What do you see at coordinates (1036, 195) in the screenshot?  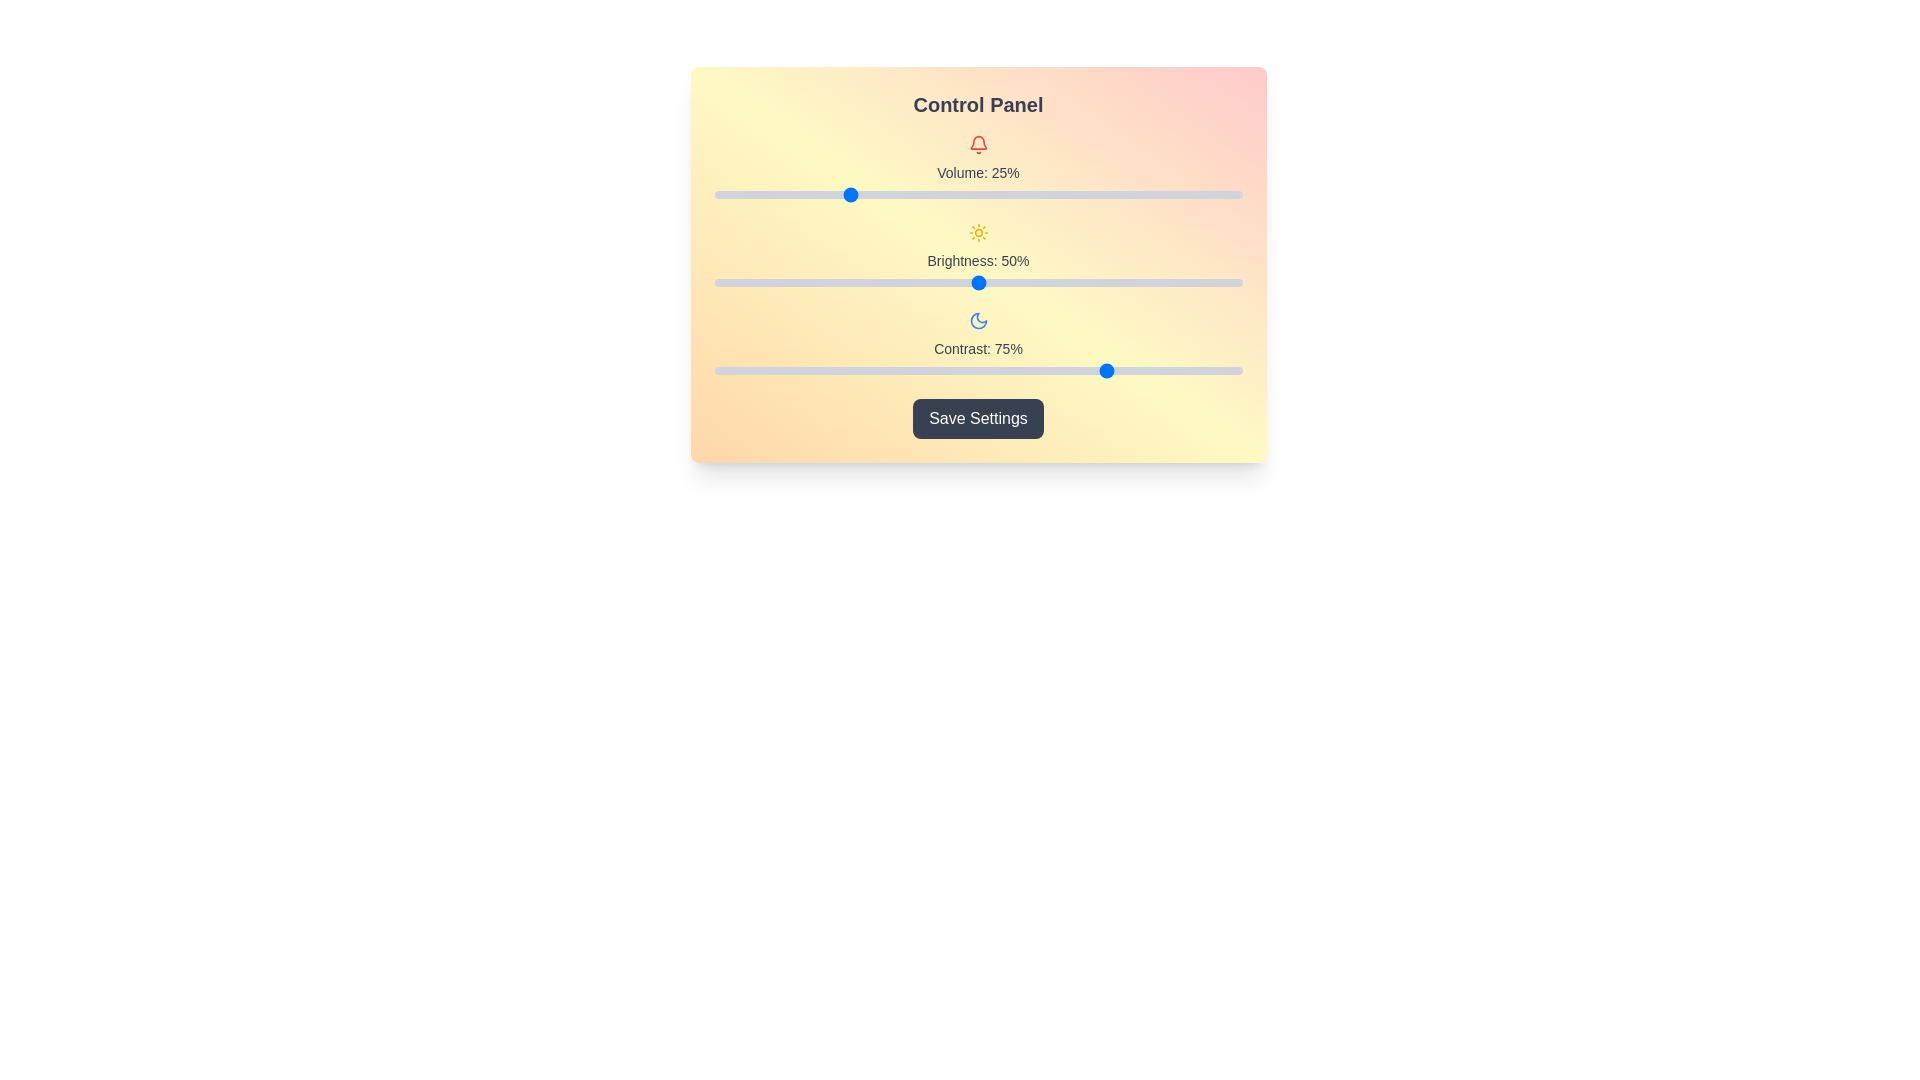 I see `the volume` at bounding box center [1036, 195].